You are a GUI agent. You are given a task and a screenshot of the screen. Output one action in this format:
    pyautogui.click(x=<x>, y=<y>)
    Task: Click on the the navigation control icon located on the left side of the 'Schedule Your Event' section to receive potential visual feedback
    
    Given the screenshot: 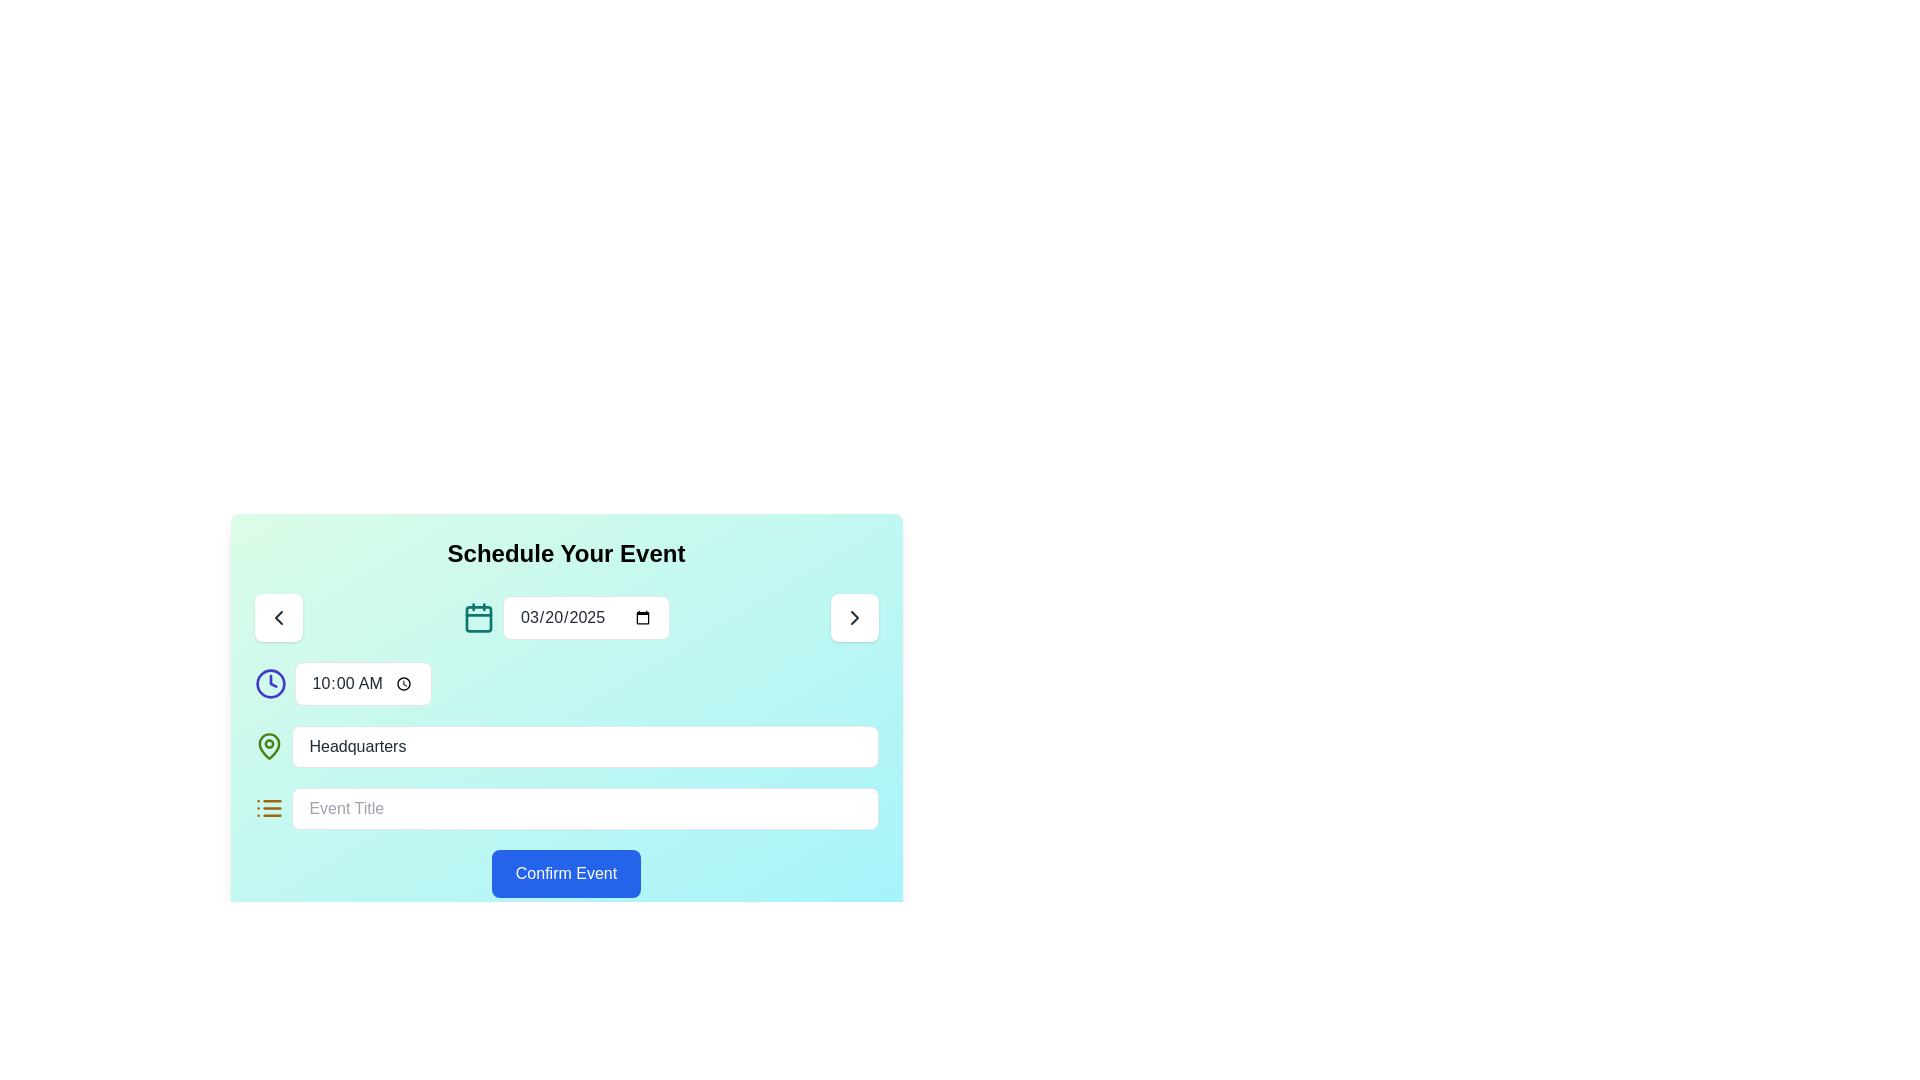 What is the action you would take?
    pyautogui.click(x=277, y=616)
    